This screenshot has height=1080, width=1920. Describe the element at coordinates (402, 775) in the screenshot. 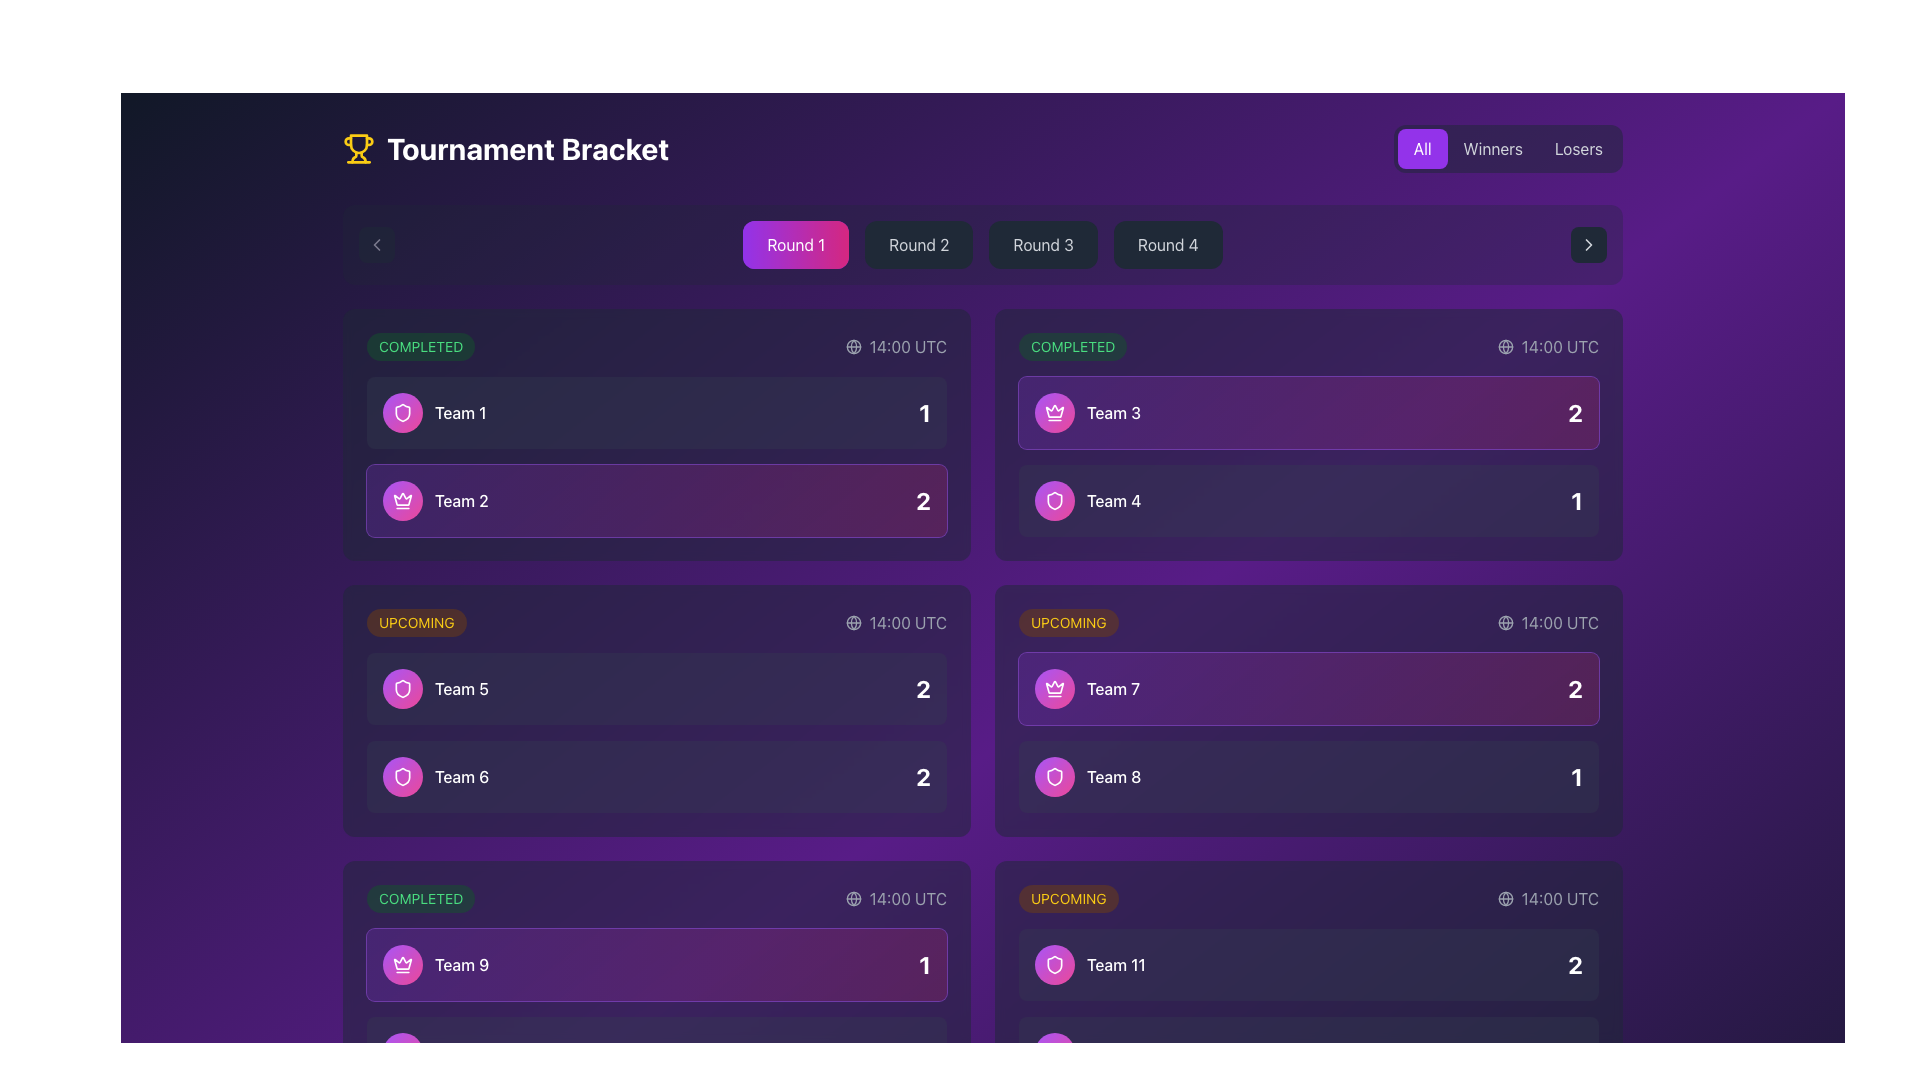

I see `attributes of the shield SVG icon element associated with 'Team 6' located in the interactive list or card setup at the center coordinates` at that location.